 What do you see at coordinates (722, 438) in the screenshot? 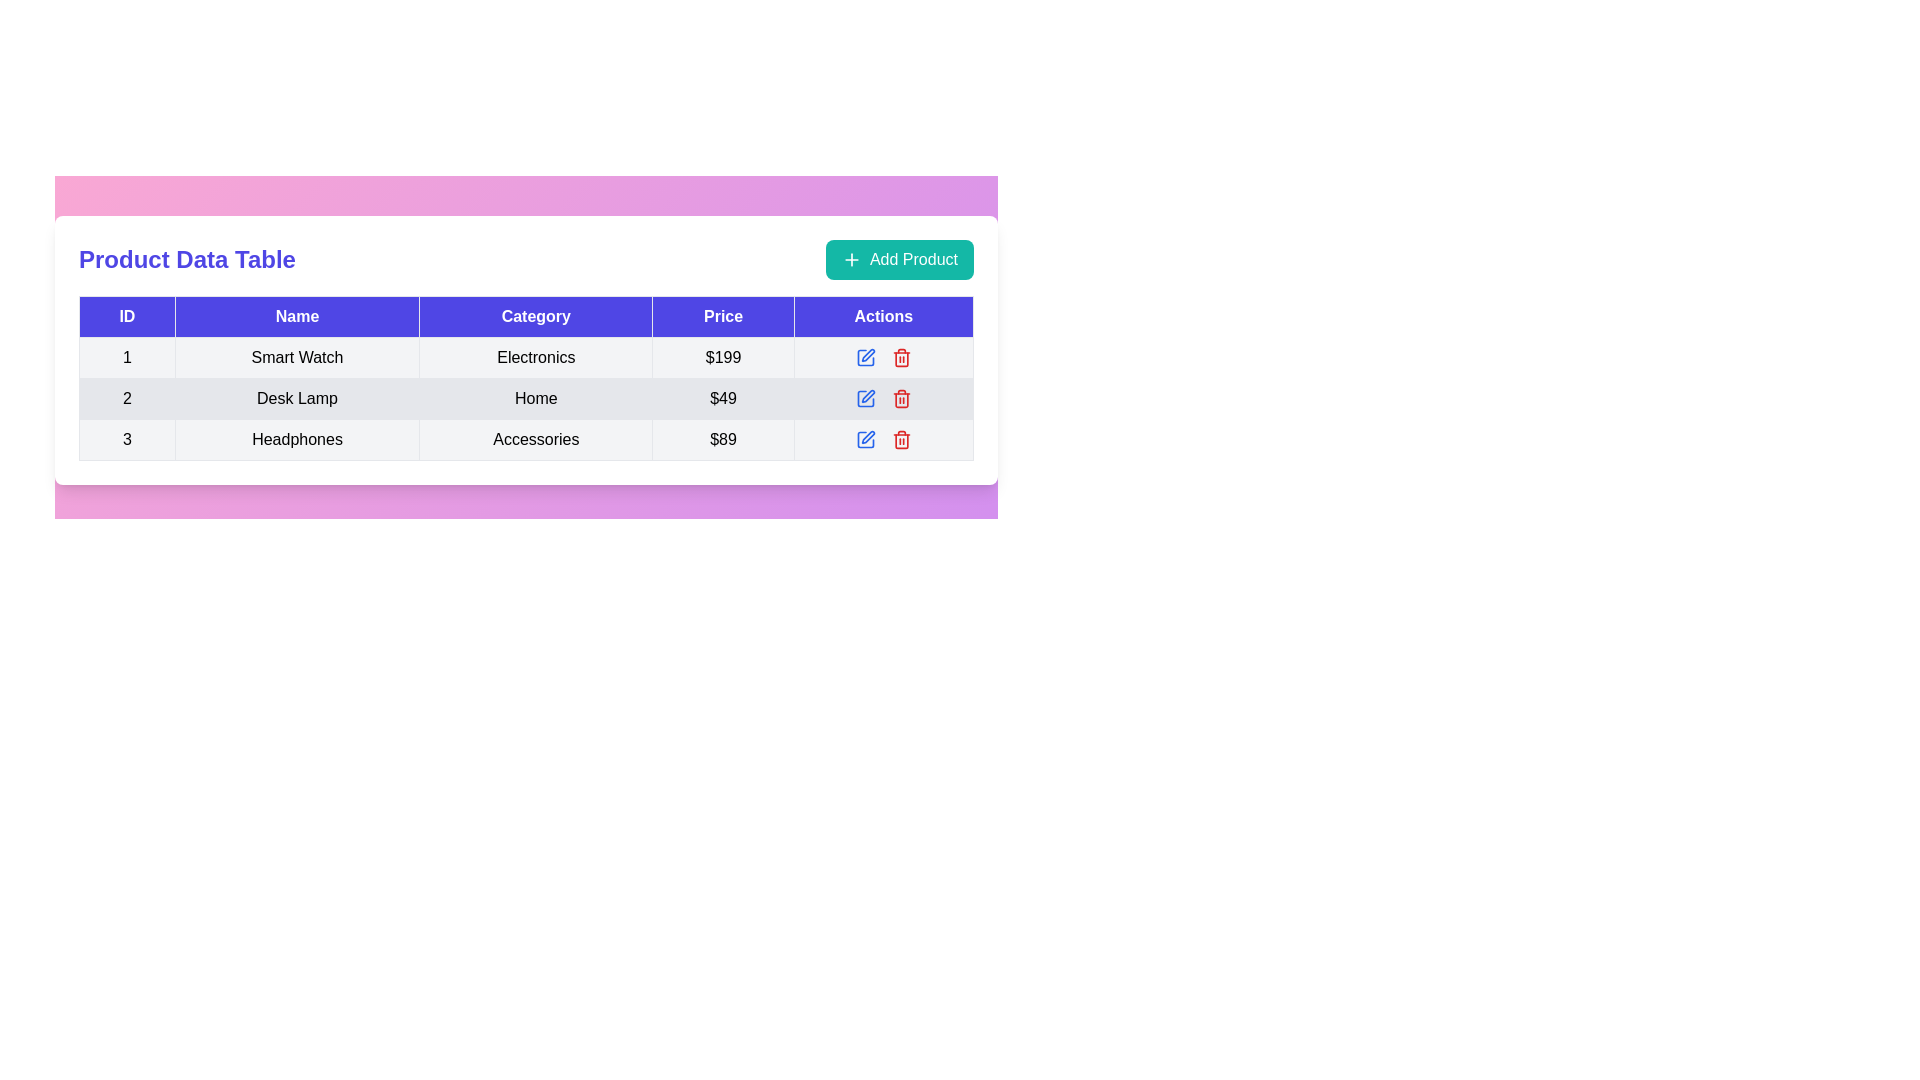
I see `text '$89' from the table cell in the fourth column of the third row, which is identified by its first cell containing '3' and the second cell containing 'Headphones'` at bounding box center [722, 438].